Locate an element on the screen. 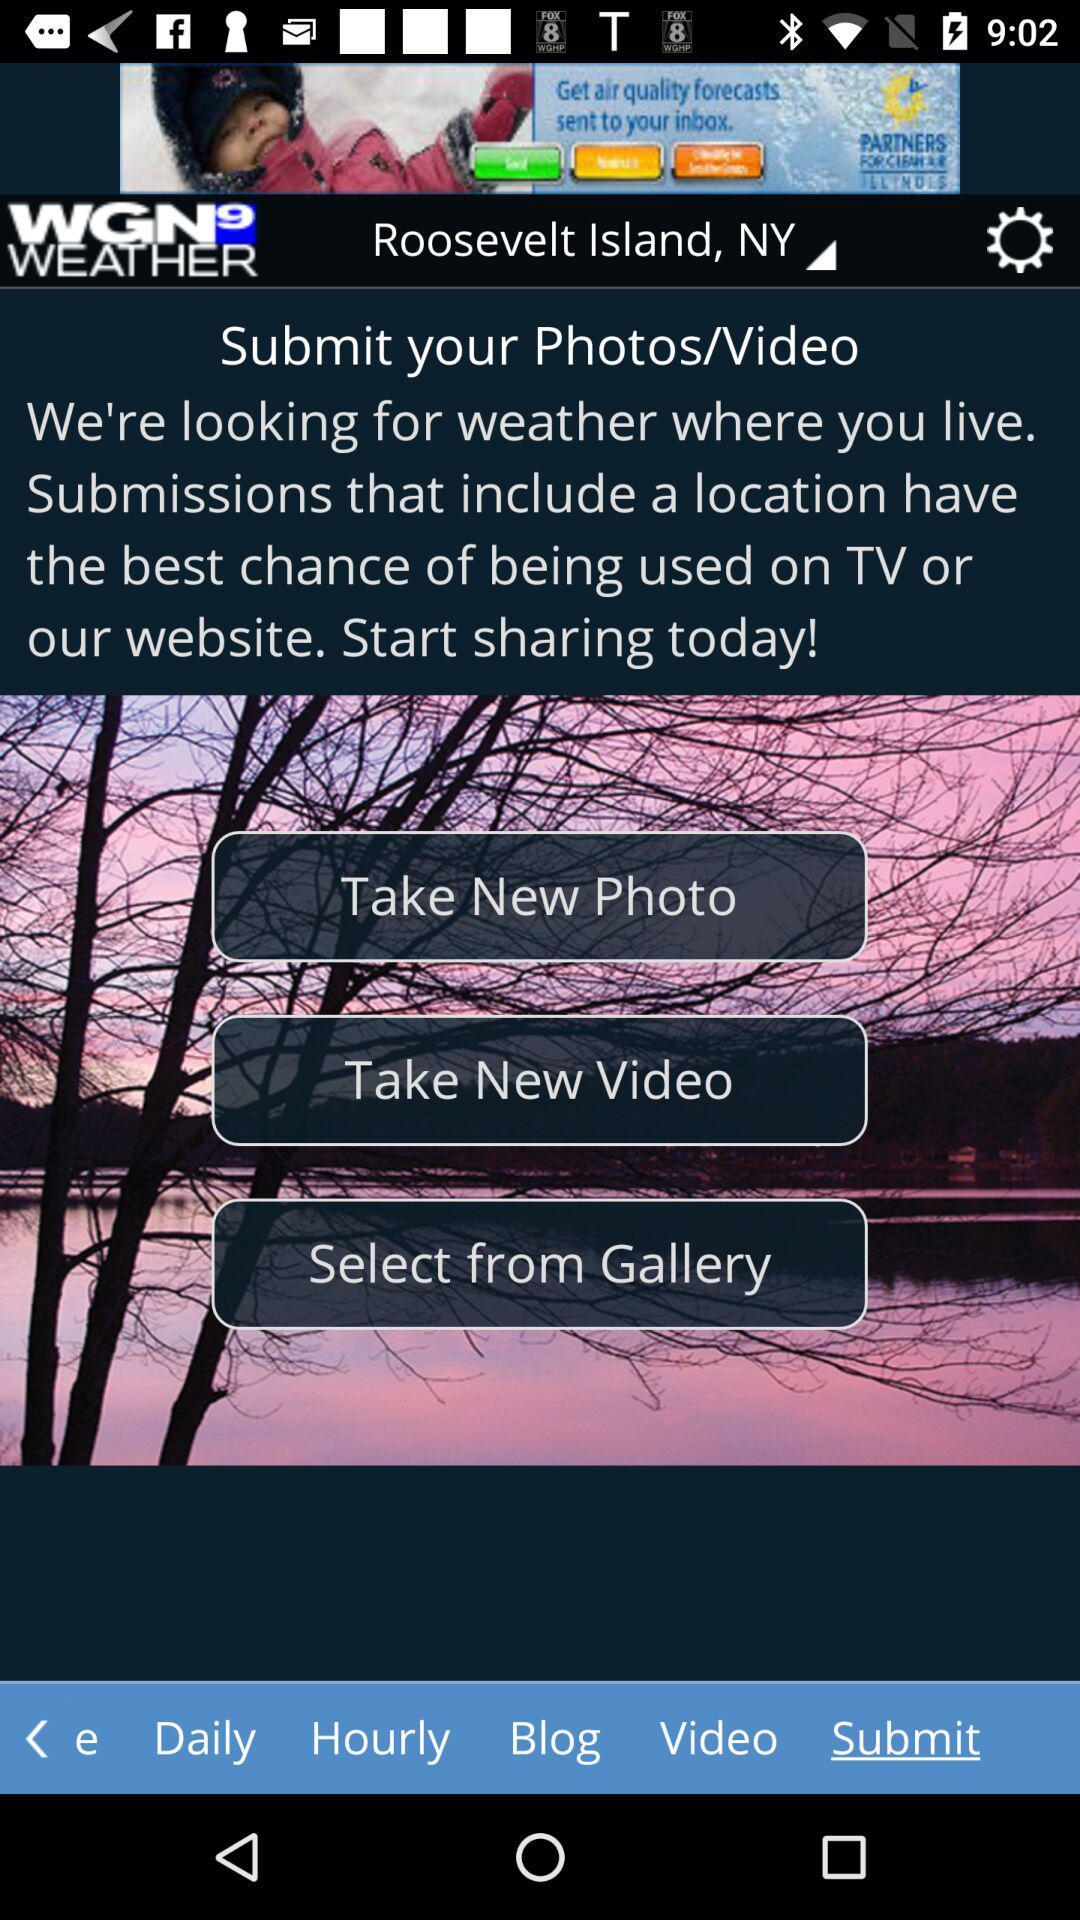 The image size is (1080, 1920). advertisement is located at coordinates (540, 127).